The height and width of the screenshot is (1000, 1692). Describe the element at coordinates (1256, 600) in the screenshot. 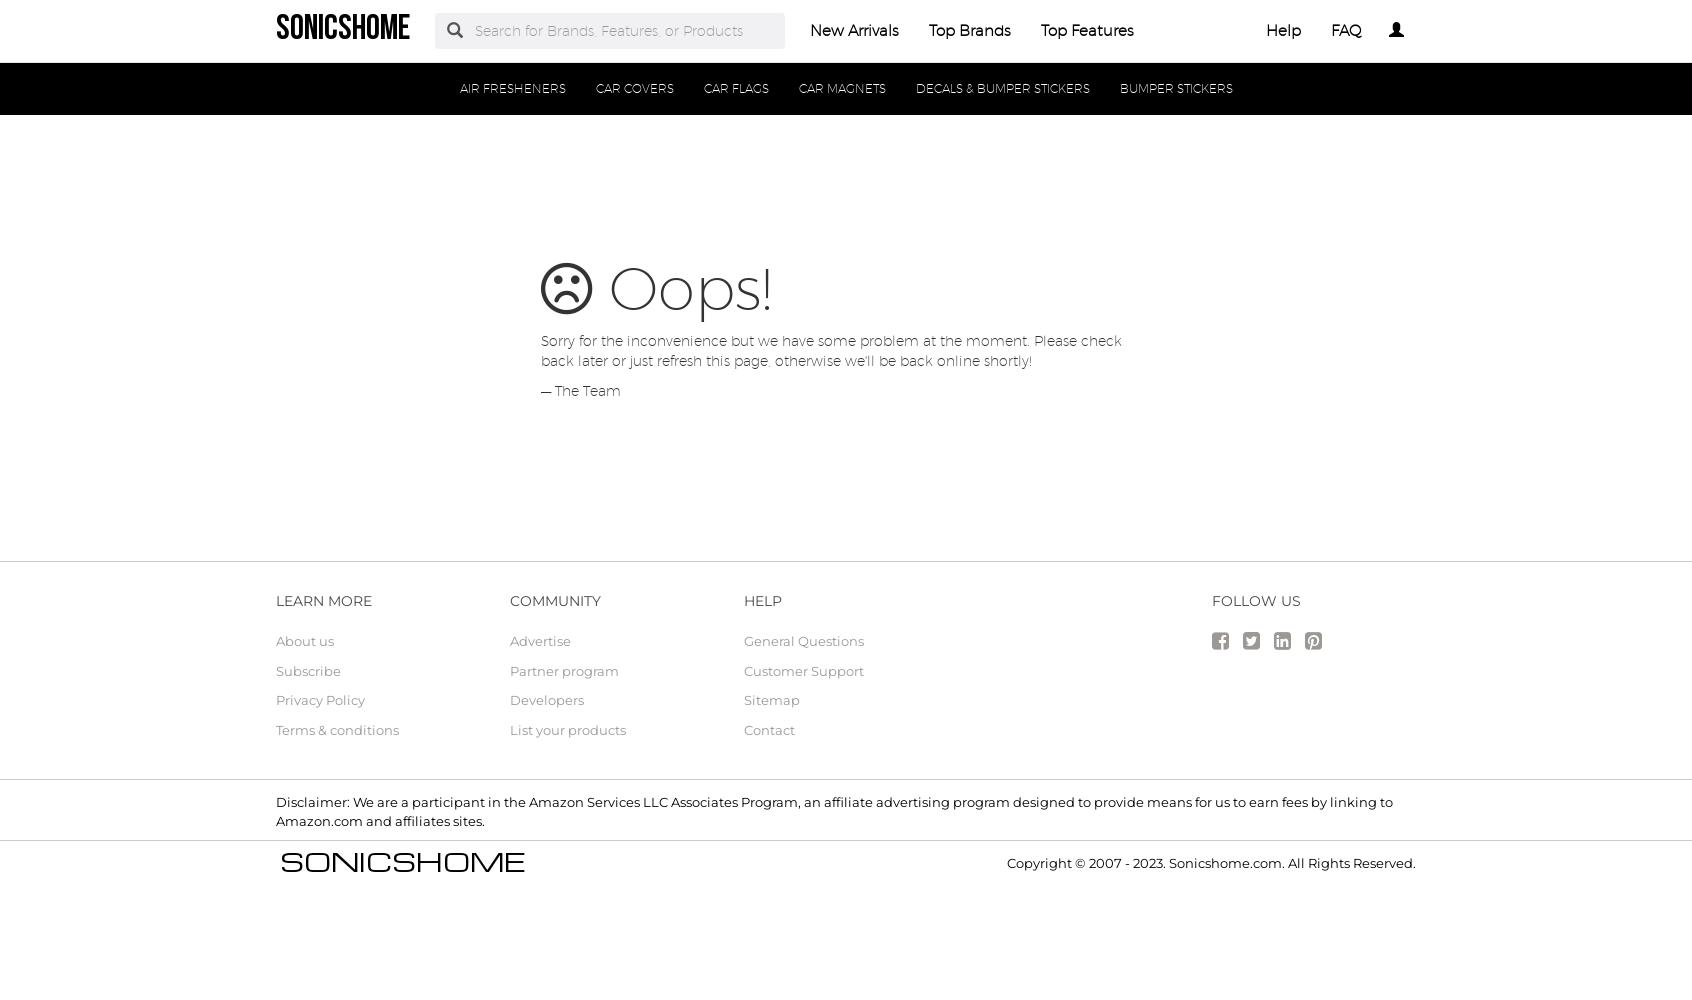

I see `'Follow us'` at that location.